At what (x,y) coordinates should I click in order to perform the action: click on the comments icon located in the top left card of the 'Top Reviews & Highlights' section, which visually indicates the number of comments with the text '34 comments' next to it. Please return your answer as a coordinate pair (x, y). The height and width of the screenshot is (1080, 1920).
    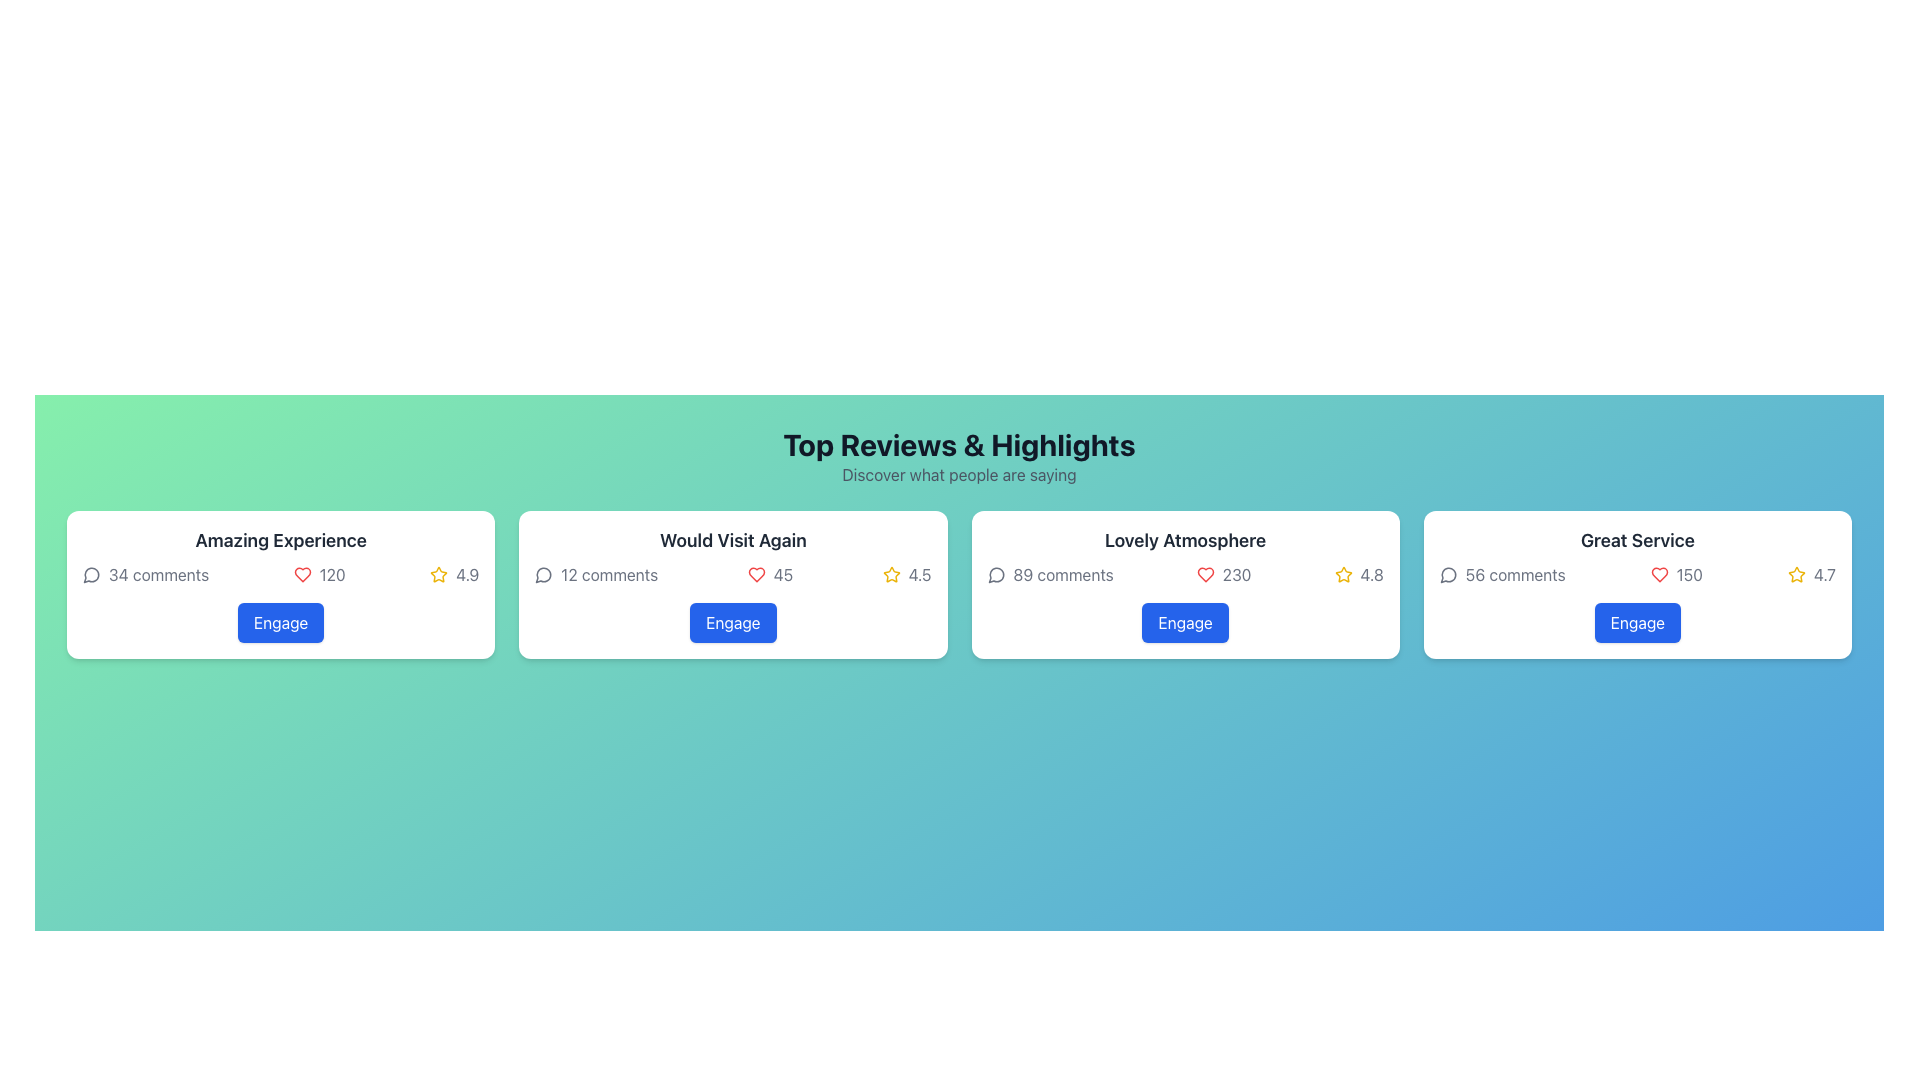
    Looking at the image, I should click on (90, 574).